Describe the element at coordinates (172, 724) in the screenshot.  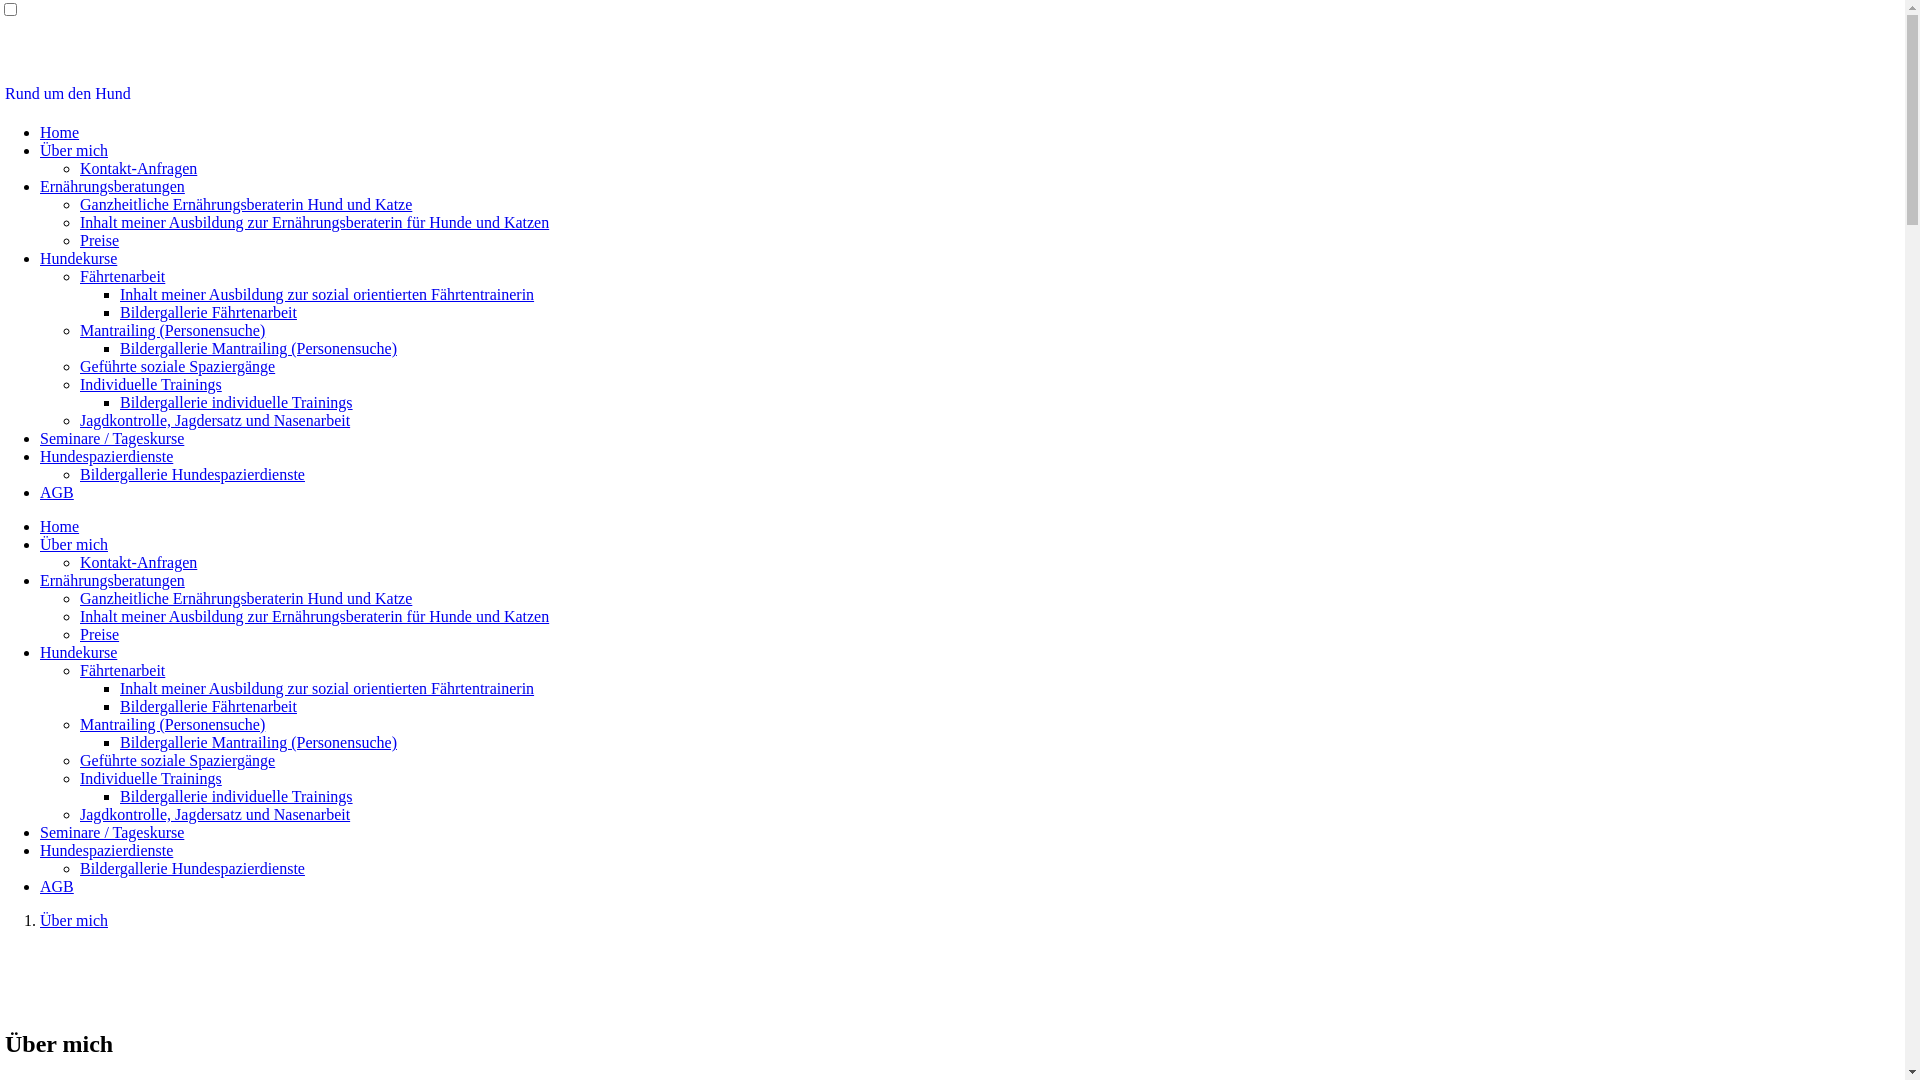
I see `'Mantrailing (Personensuche)'` at that location.